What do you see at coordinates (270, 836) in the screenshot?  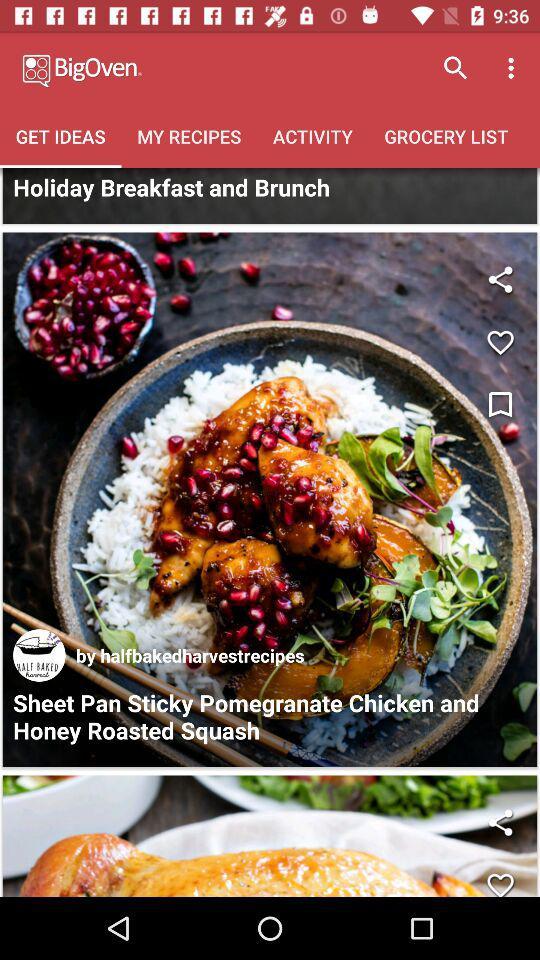 I see `like the article` at bounding box center [270, 836].